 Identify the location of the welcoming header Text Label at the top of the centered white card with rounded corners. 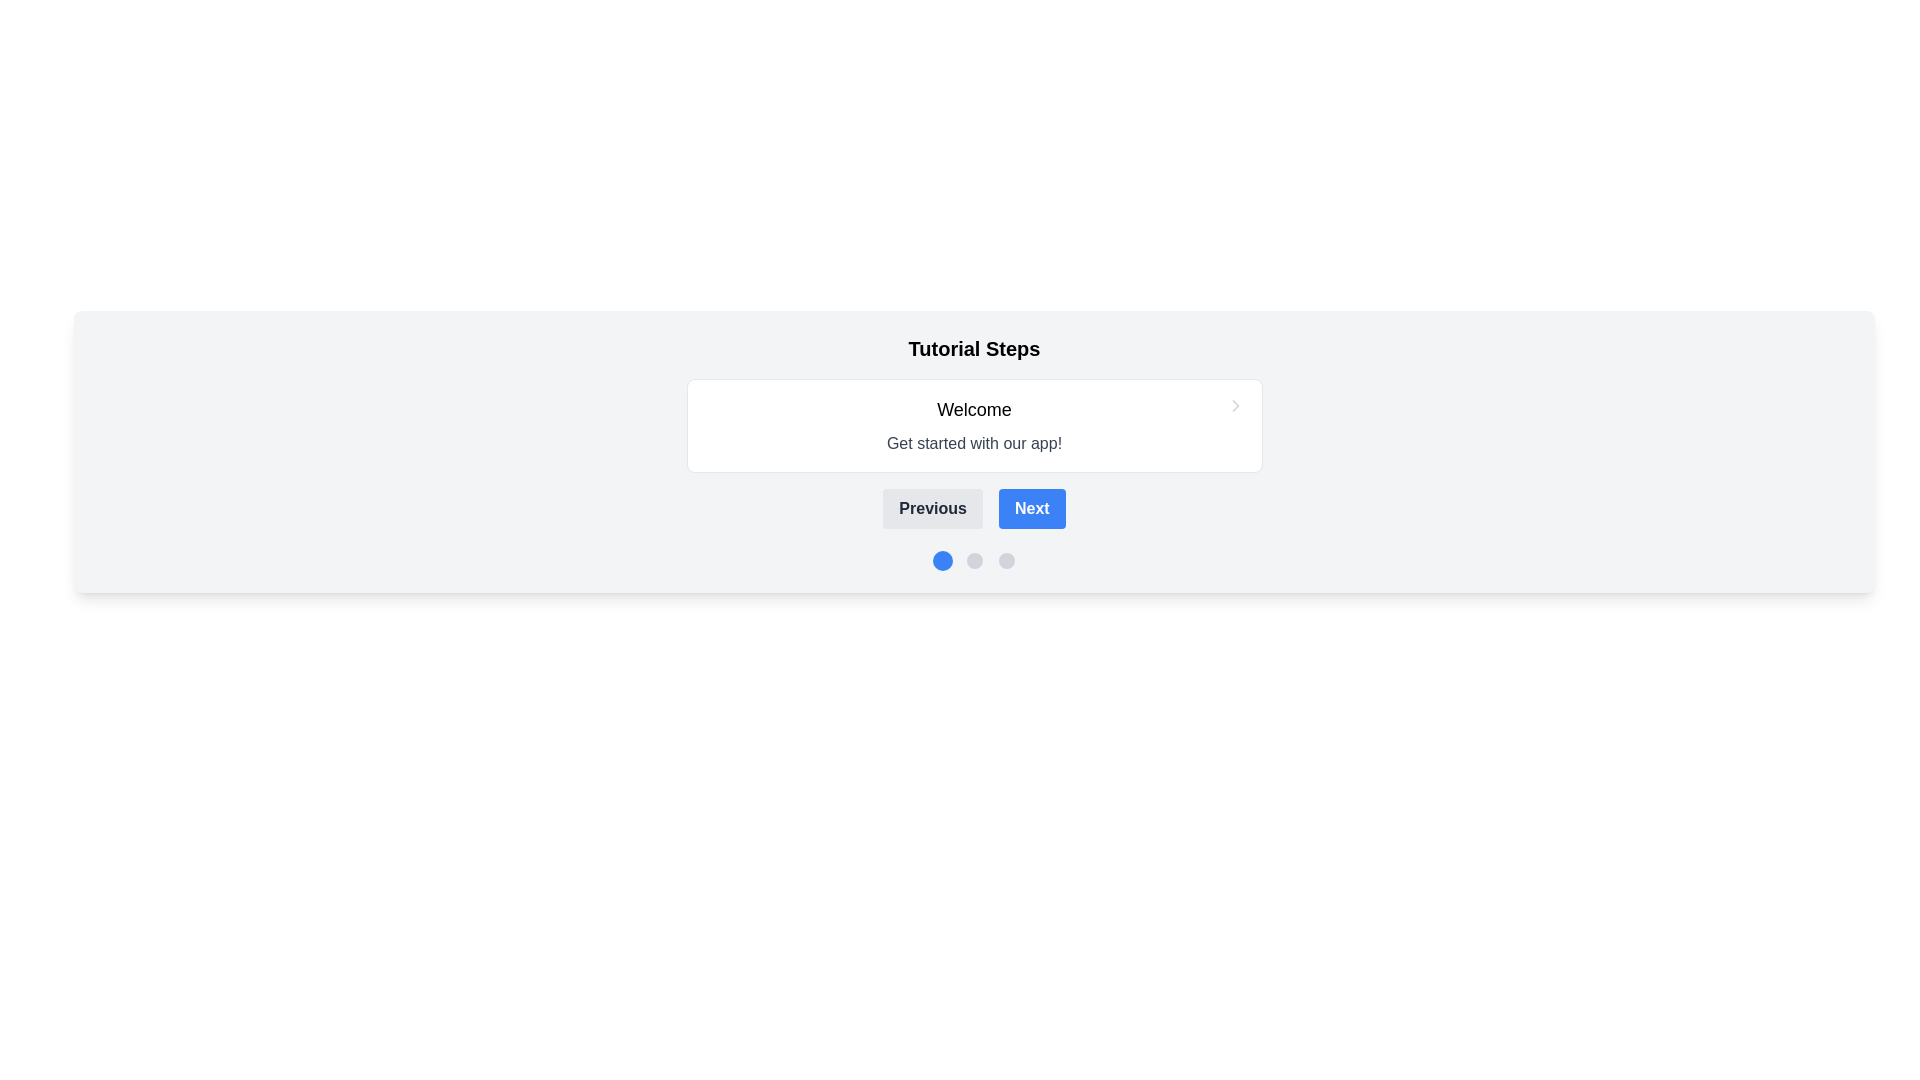
(974, 408).